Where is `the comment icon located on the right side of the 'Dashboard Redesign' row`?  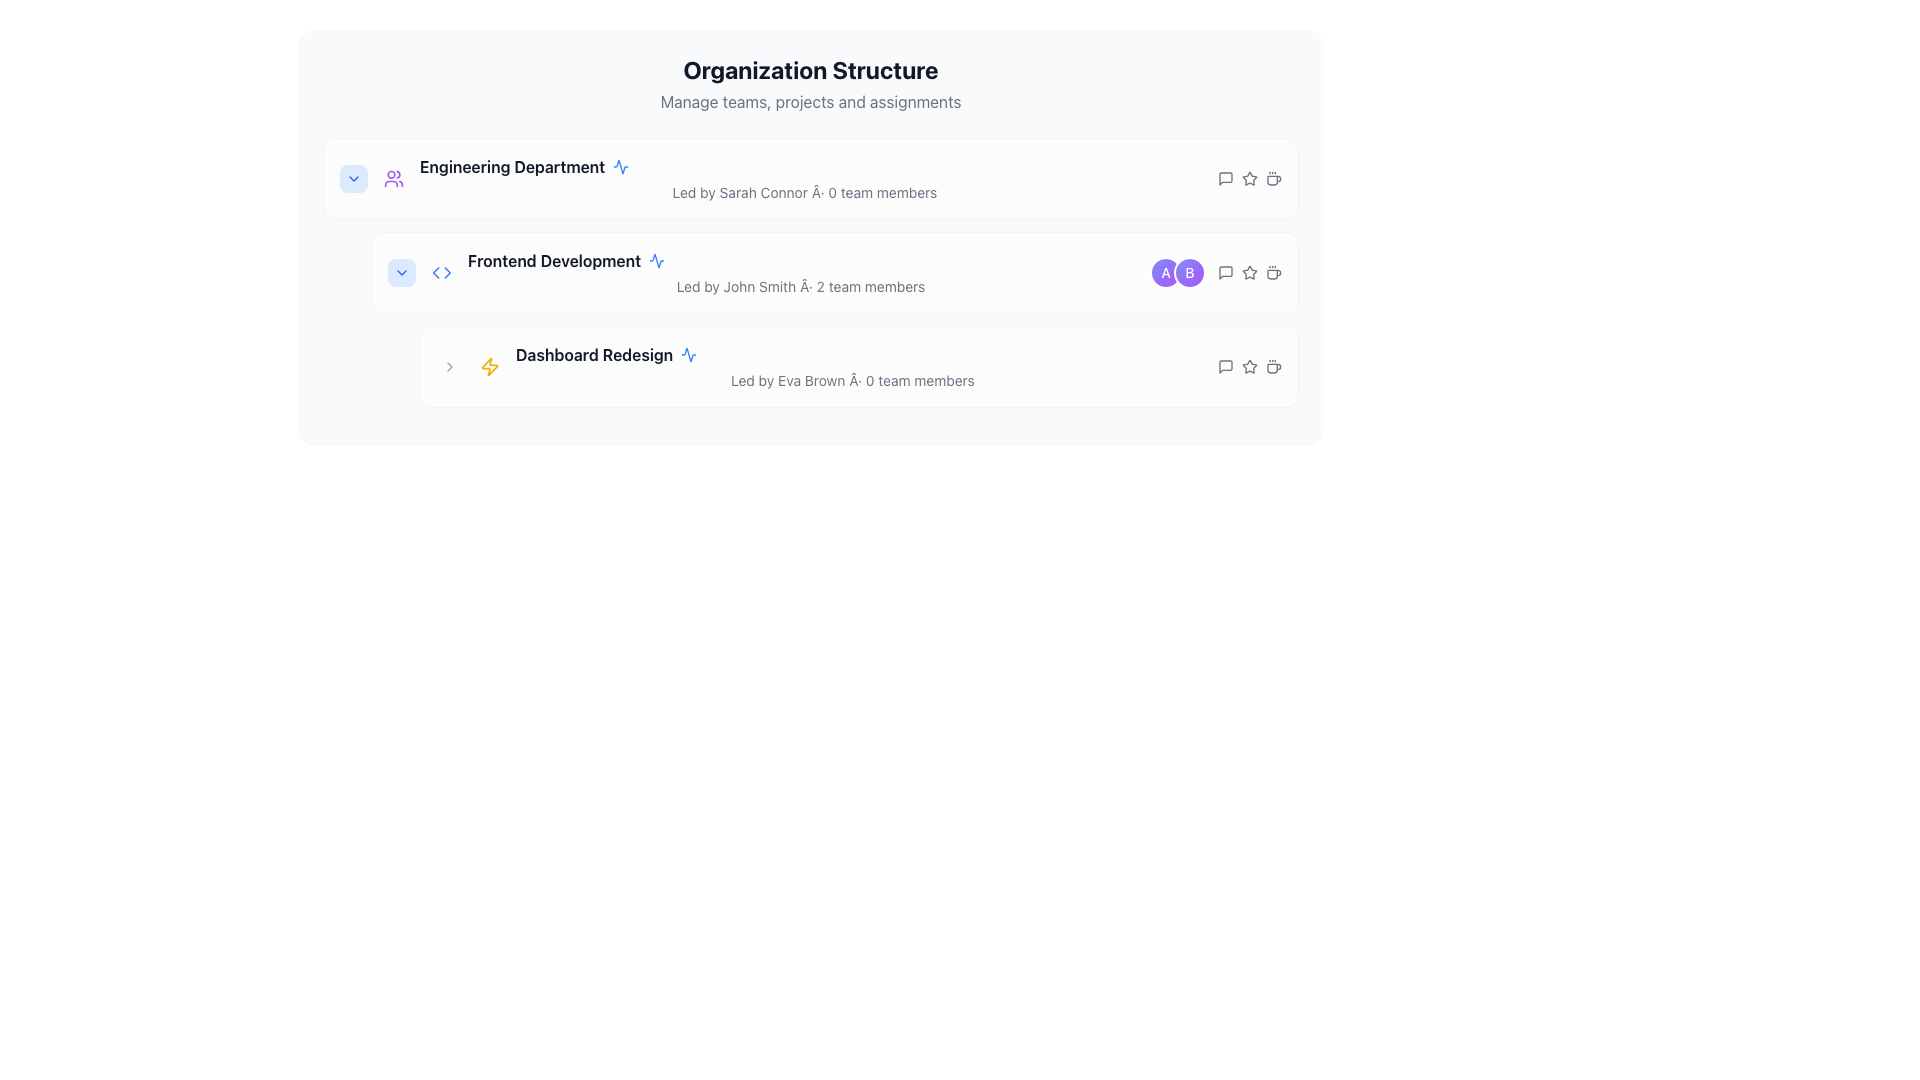 the comment icon located on the right side of the 'Dashboard Redesign' row is located at coordinates (1224, 366).